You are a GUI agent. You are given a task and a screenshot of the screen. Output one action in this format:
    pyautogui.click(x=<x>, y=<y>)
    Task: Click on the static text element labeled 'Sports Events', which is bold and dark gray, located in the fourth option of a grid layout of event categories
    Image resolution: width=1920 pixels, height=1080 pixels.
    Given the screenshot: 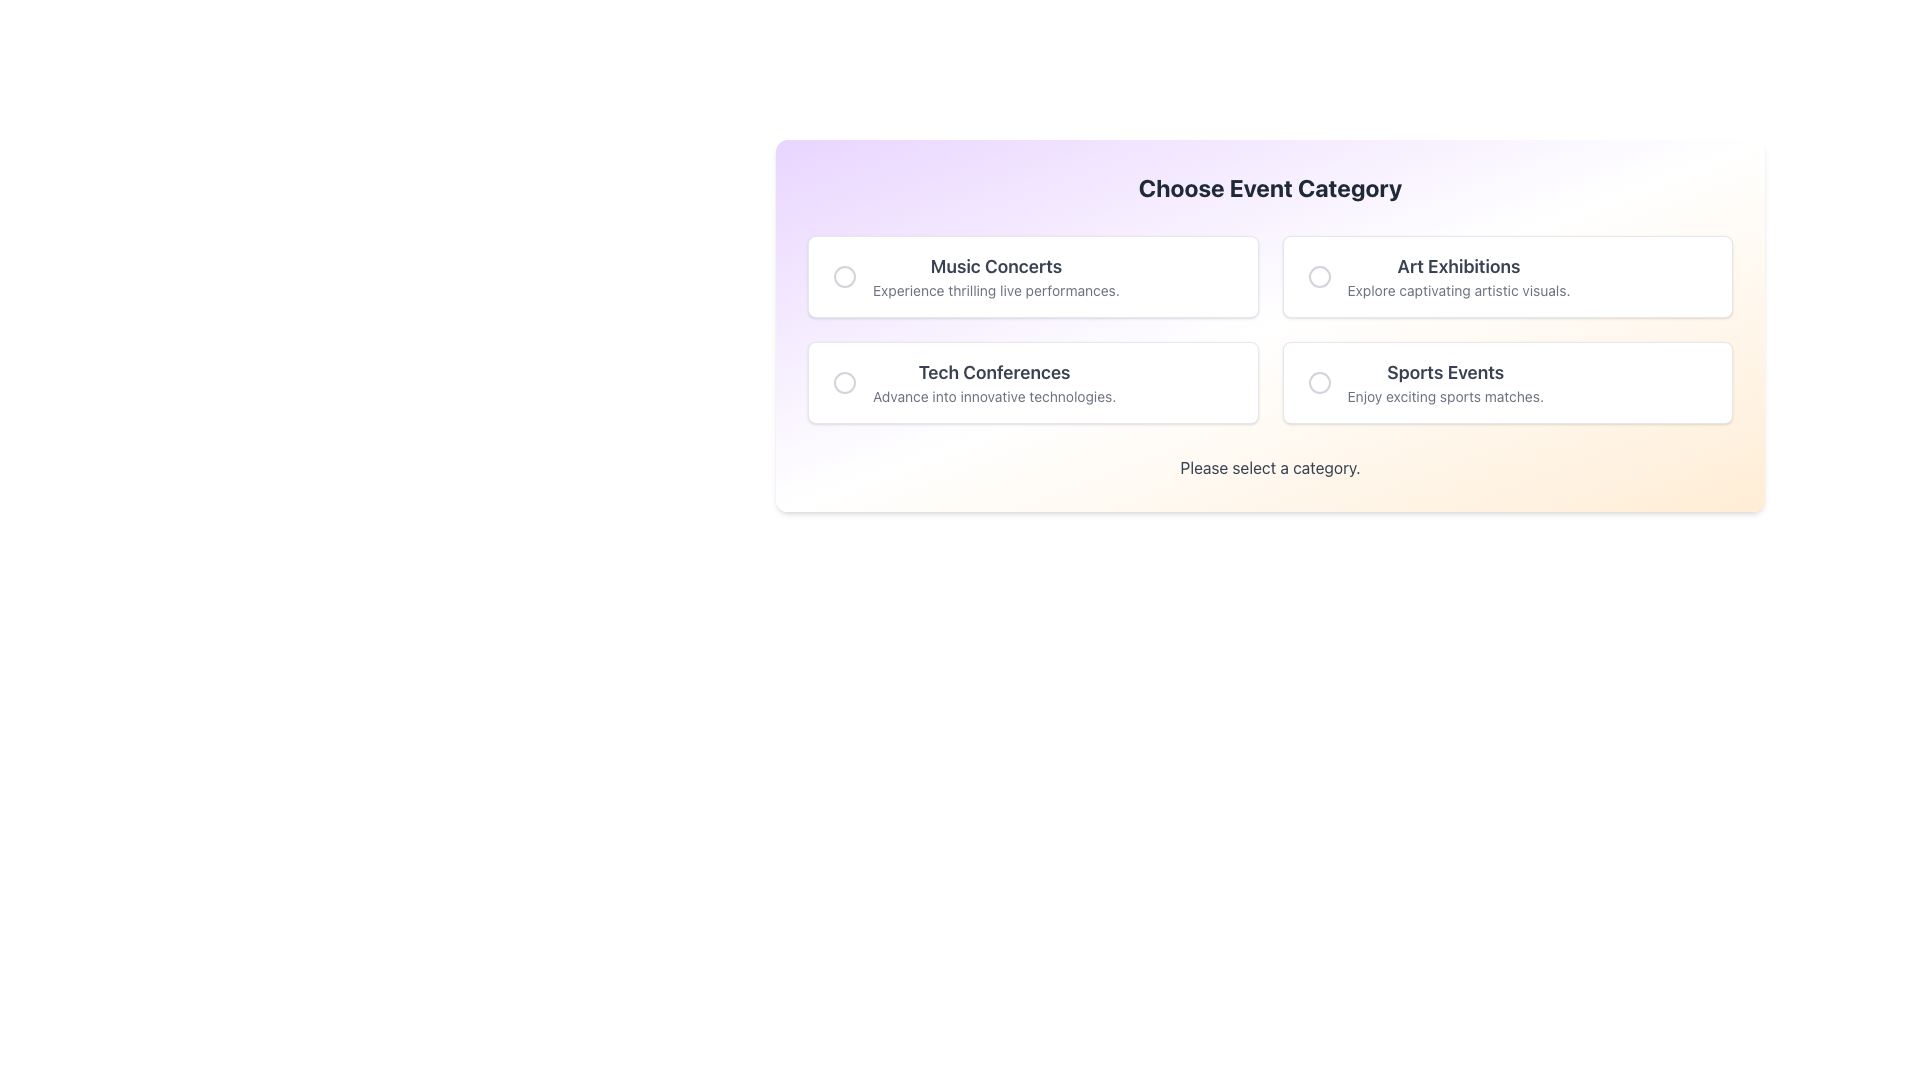 What is the action you would take?
    pyautogui.click(x=1445, y=373)
    